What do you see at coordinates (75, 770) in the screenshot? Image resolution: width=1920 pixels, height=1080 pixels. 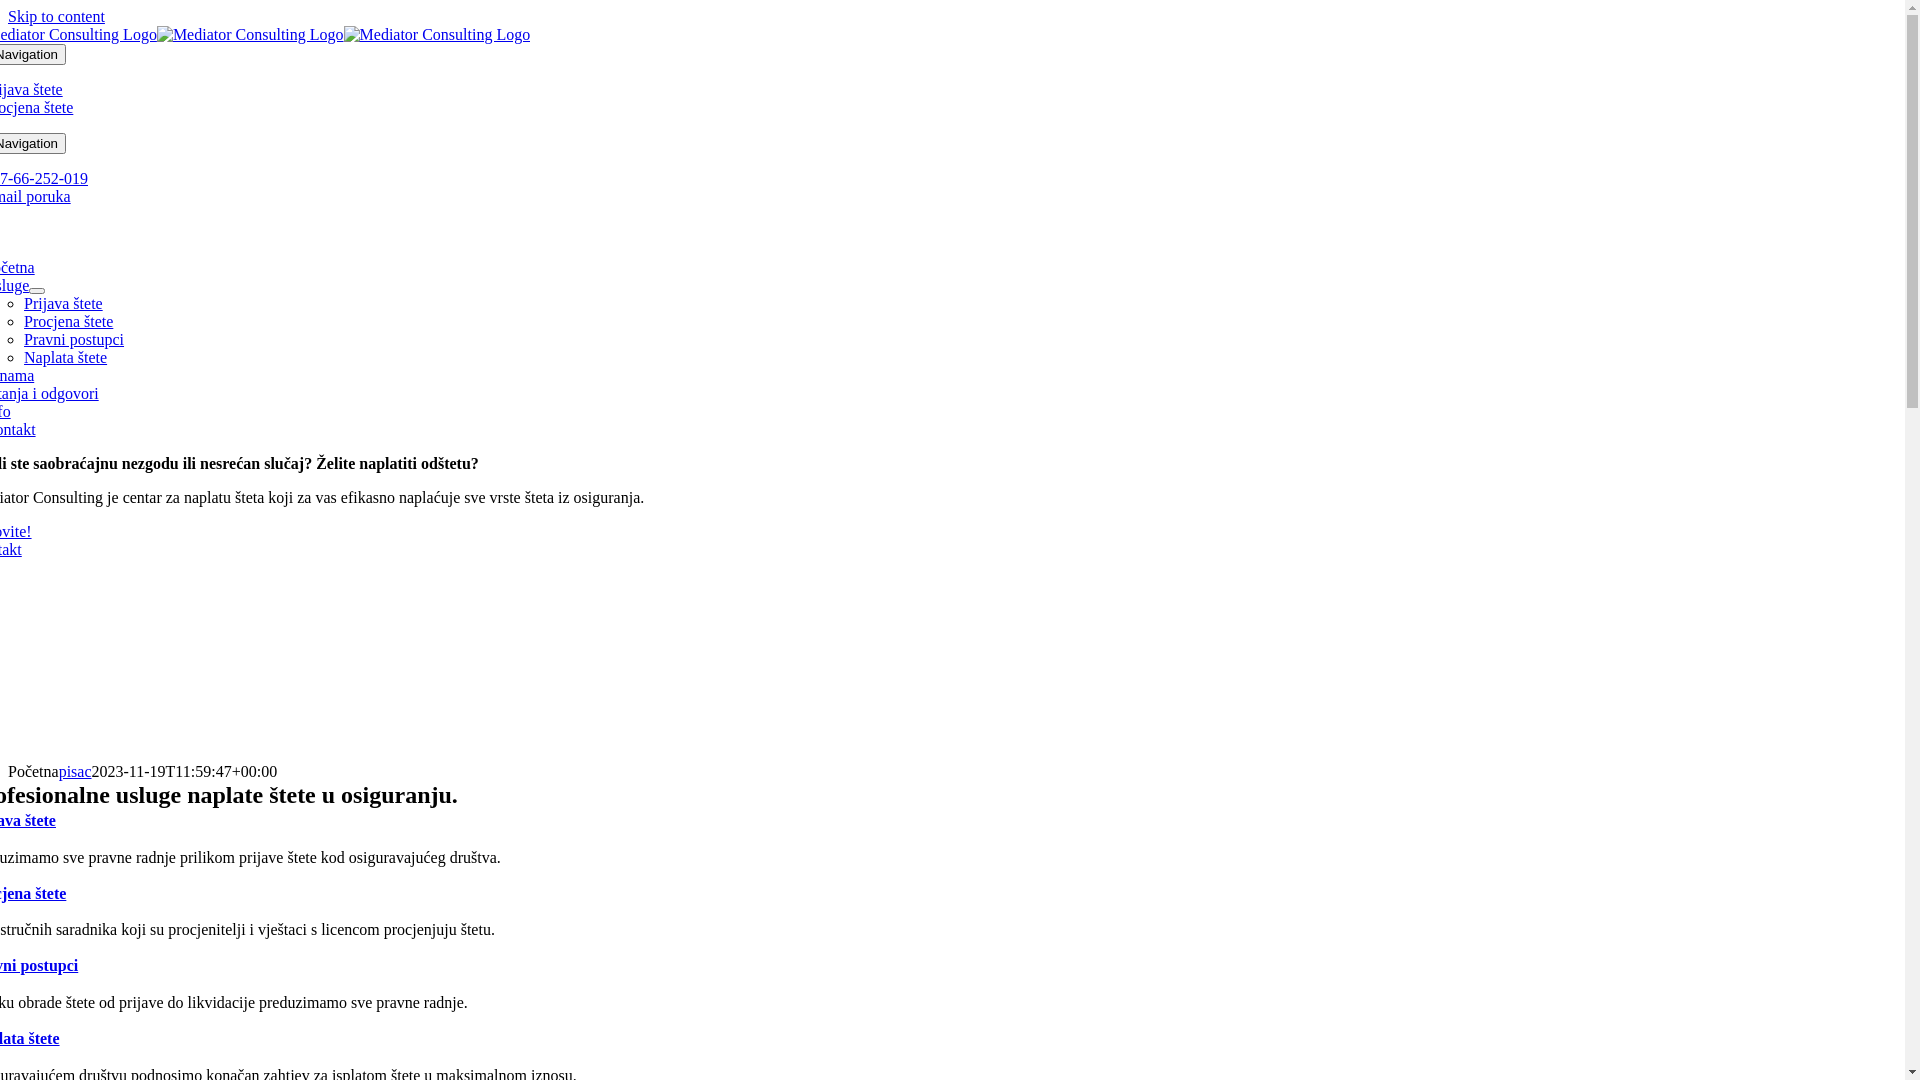 I see `'pisac'` at bounding box center [75, 770].